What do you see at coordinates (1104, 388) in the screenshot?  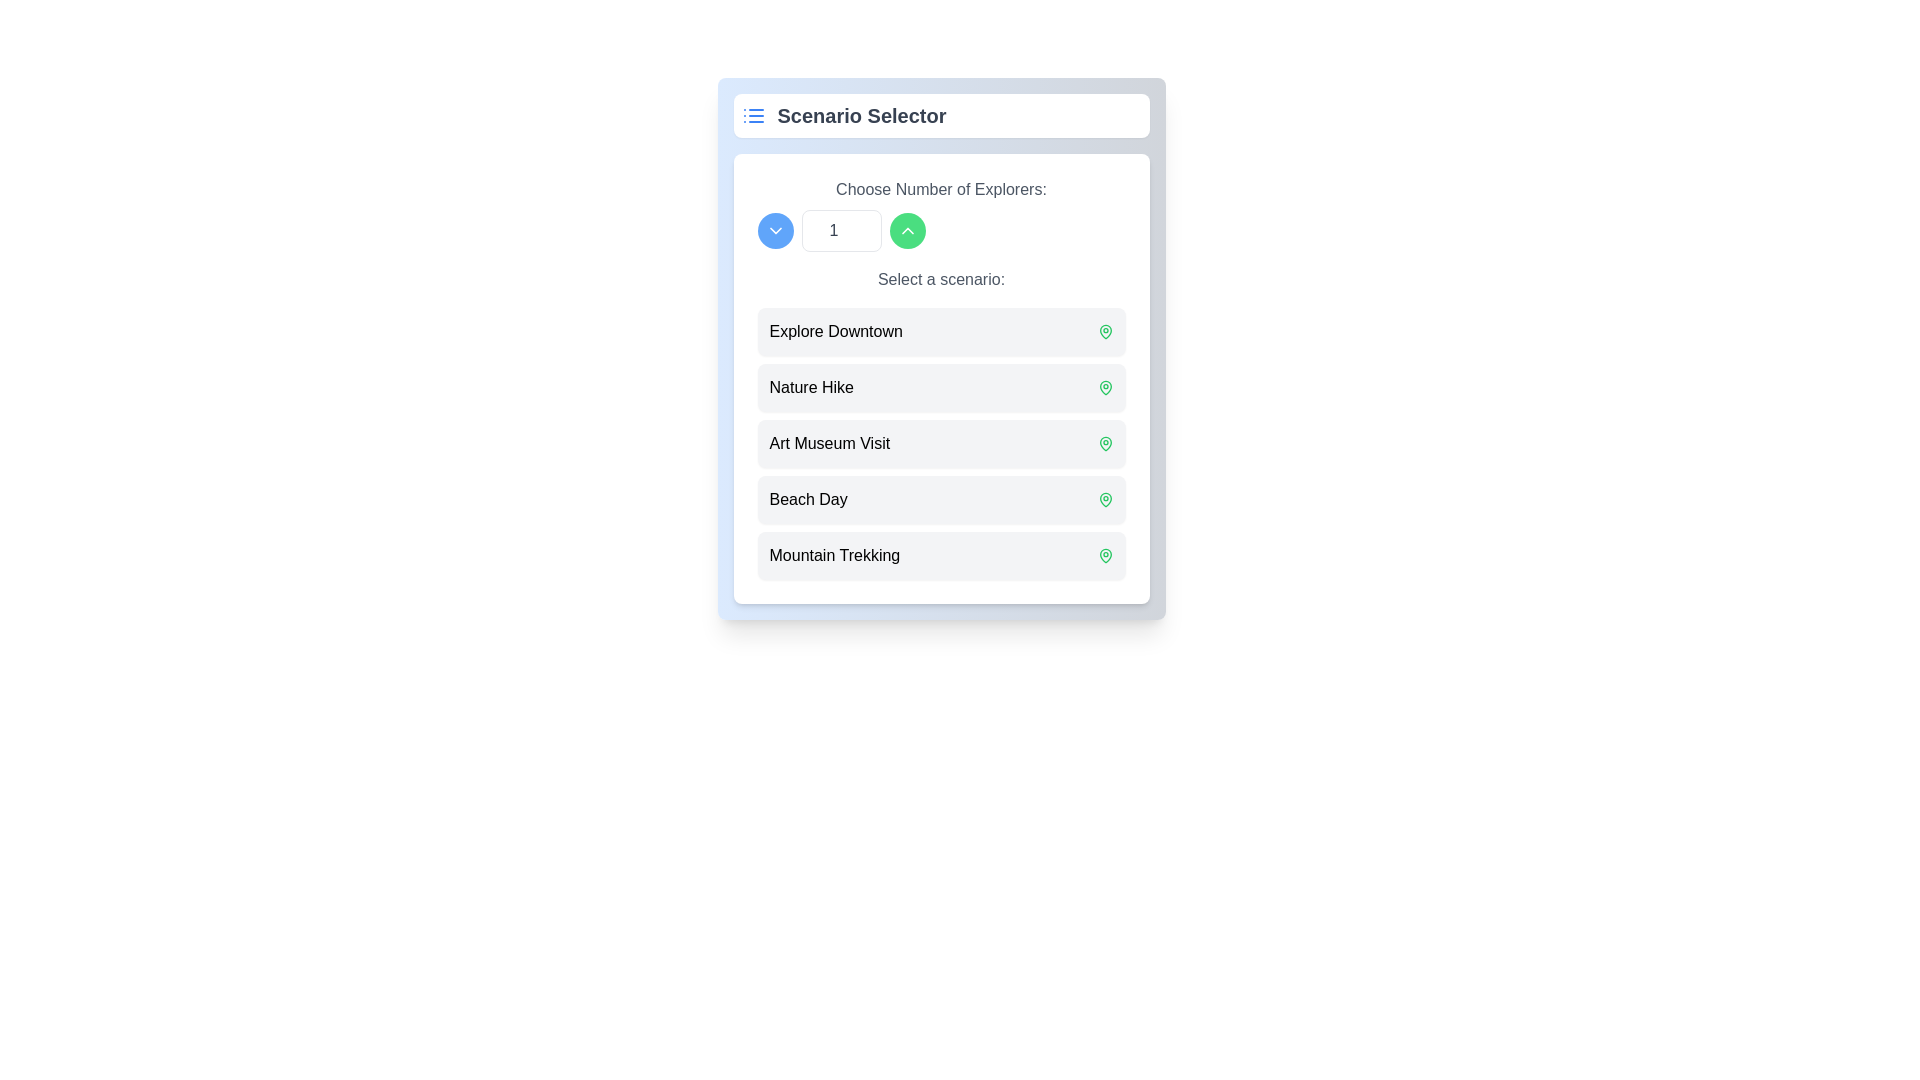 I see `the map pin icon located to the right of the 'Nature Hike' text` at bounding box center [1104, 388].